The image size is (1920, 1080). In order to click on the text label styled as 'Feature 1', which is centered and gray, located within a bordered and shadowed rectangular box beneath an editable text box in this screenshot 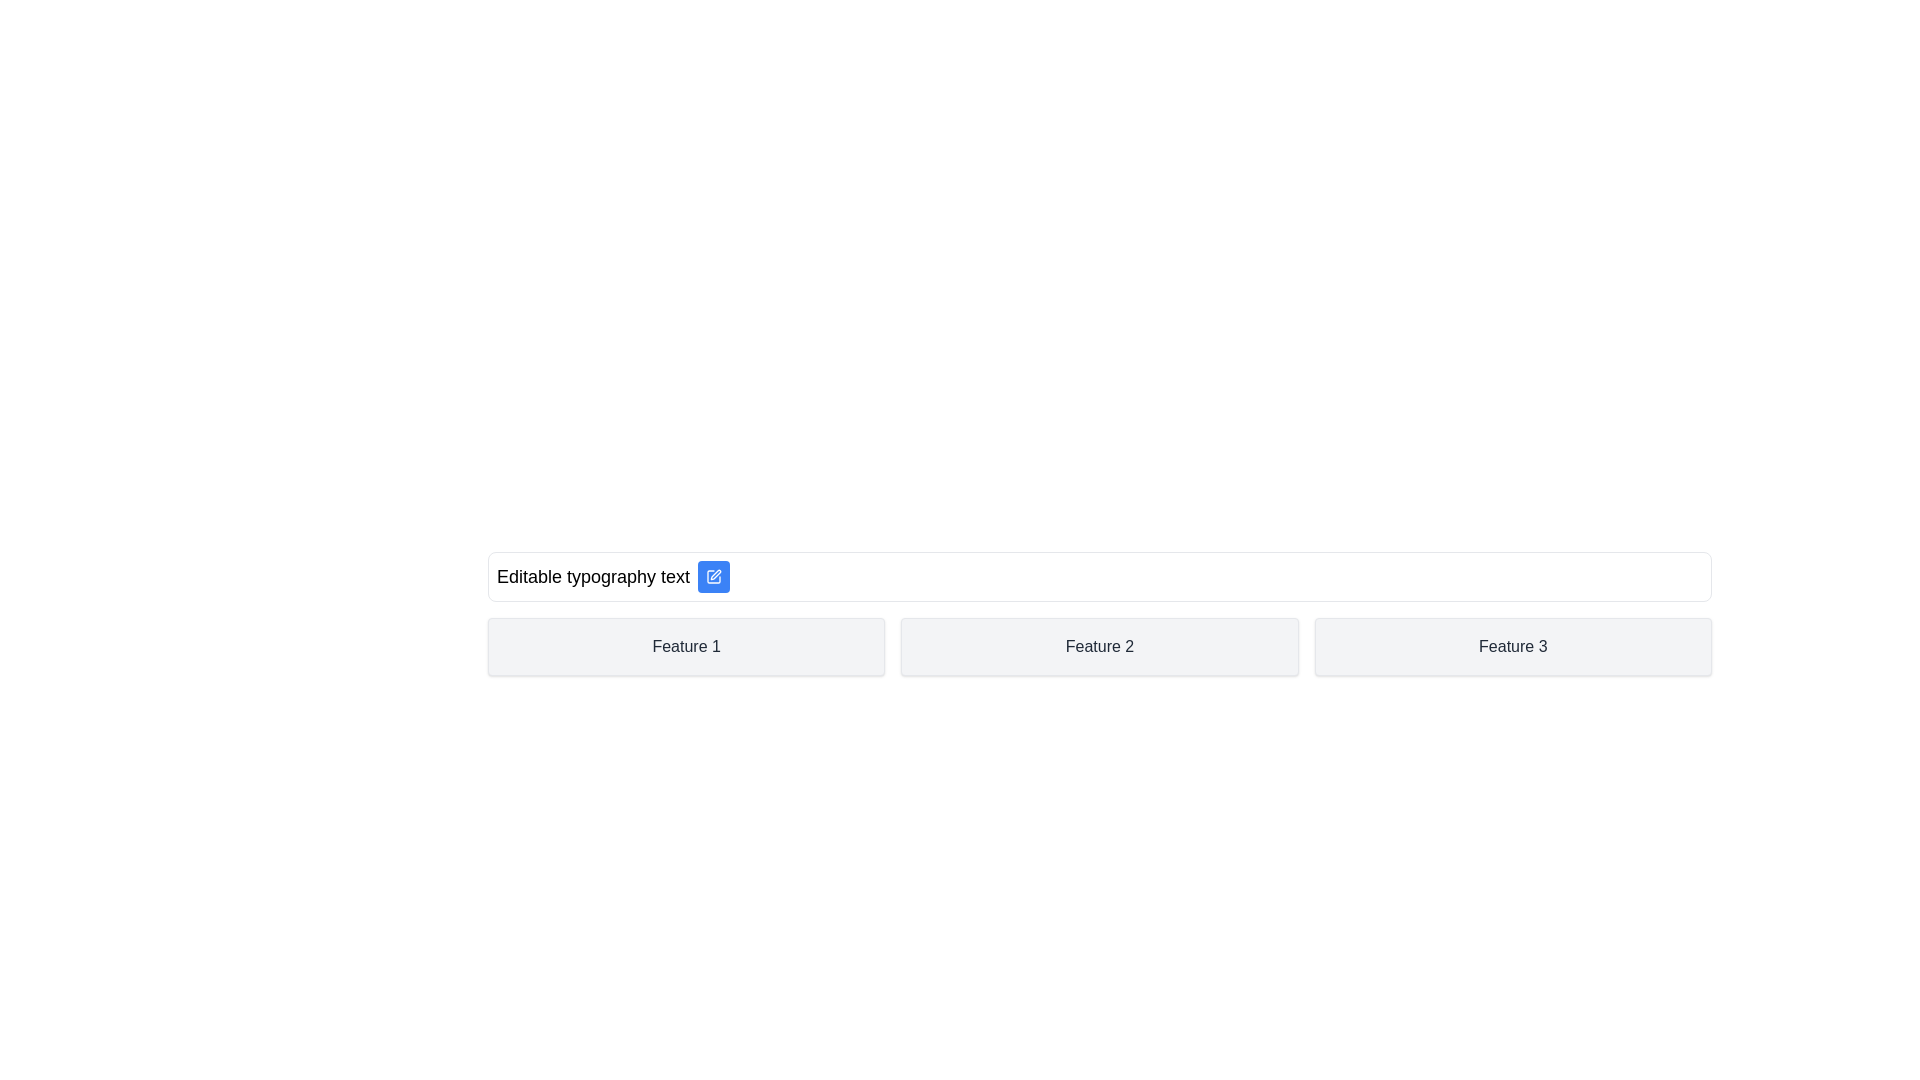, I will do `click(686, 647)`.